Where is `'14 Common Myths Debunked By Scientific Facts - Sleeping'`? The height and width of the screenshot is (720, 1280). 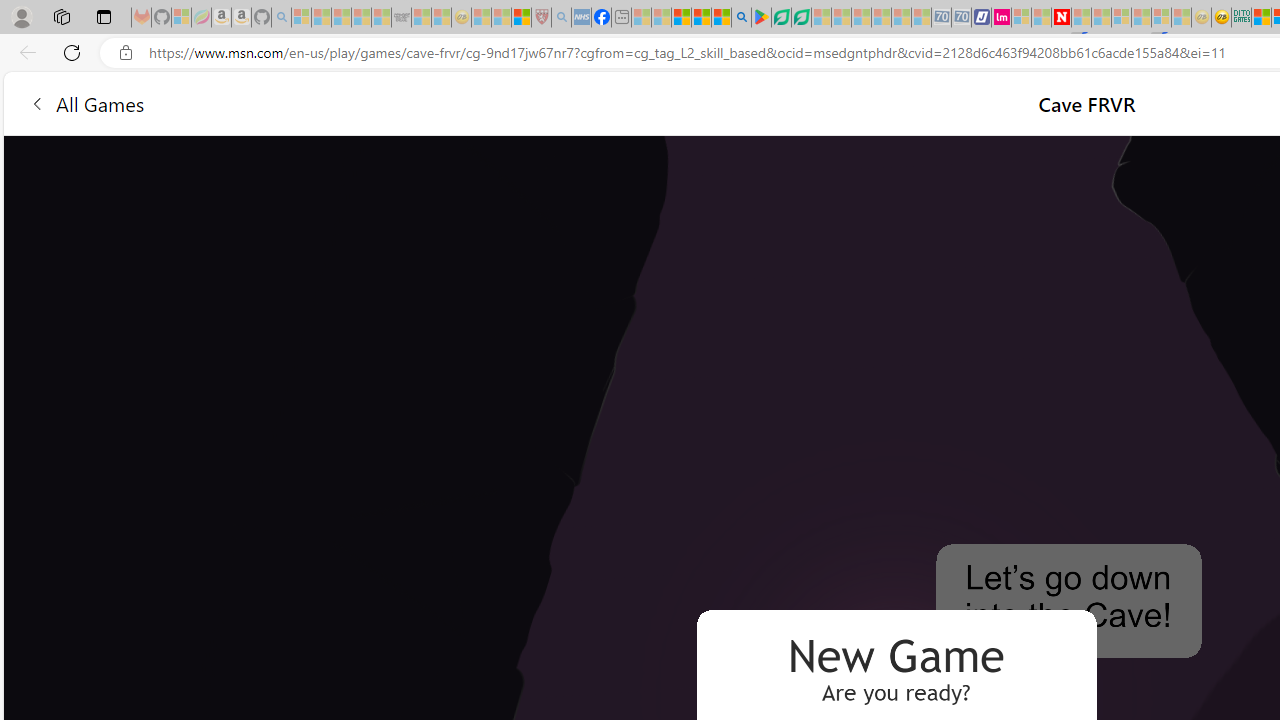 '14 Common Myths Debunked By Scientific Facts - Sleeping' is located at coordinates (1100, 17).